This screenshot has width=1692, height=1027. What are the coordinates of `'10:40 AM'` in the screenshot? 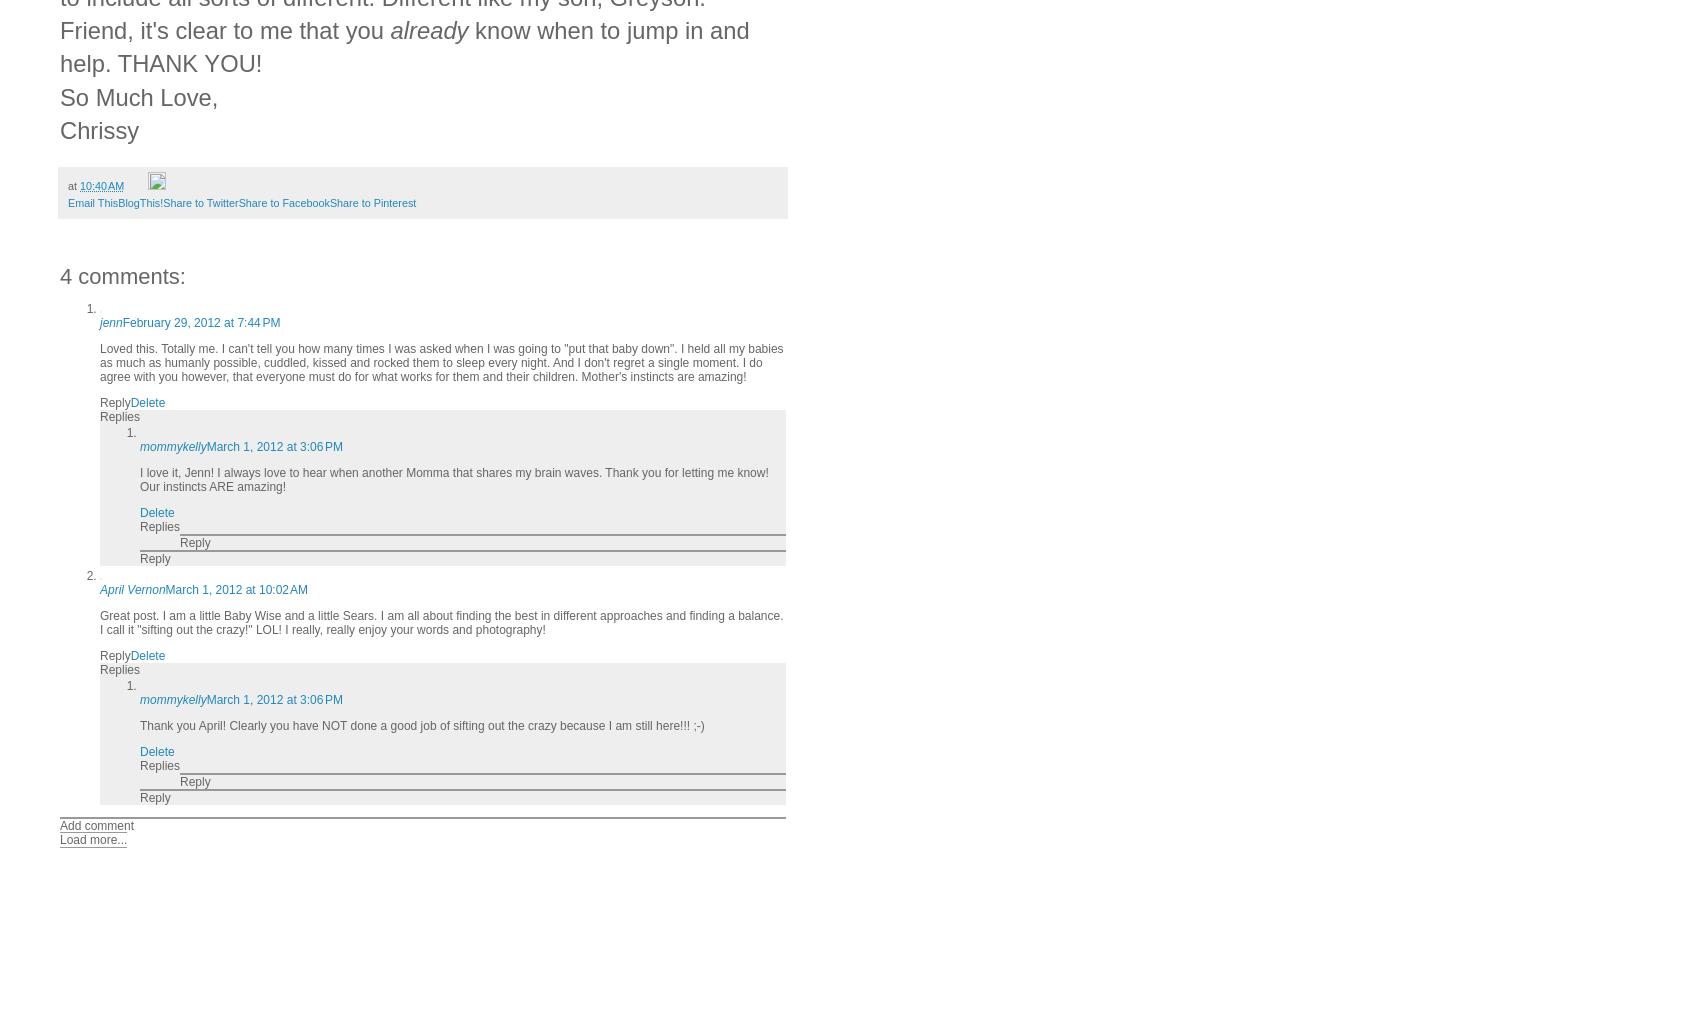 It's located at (102, 184).